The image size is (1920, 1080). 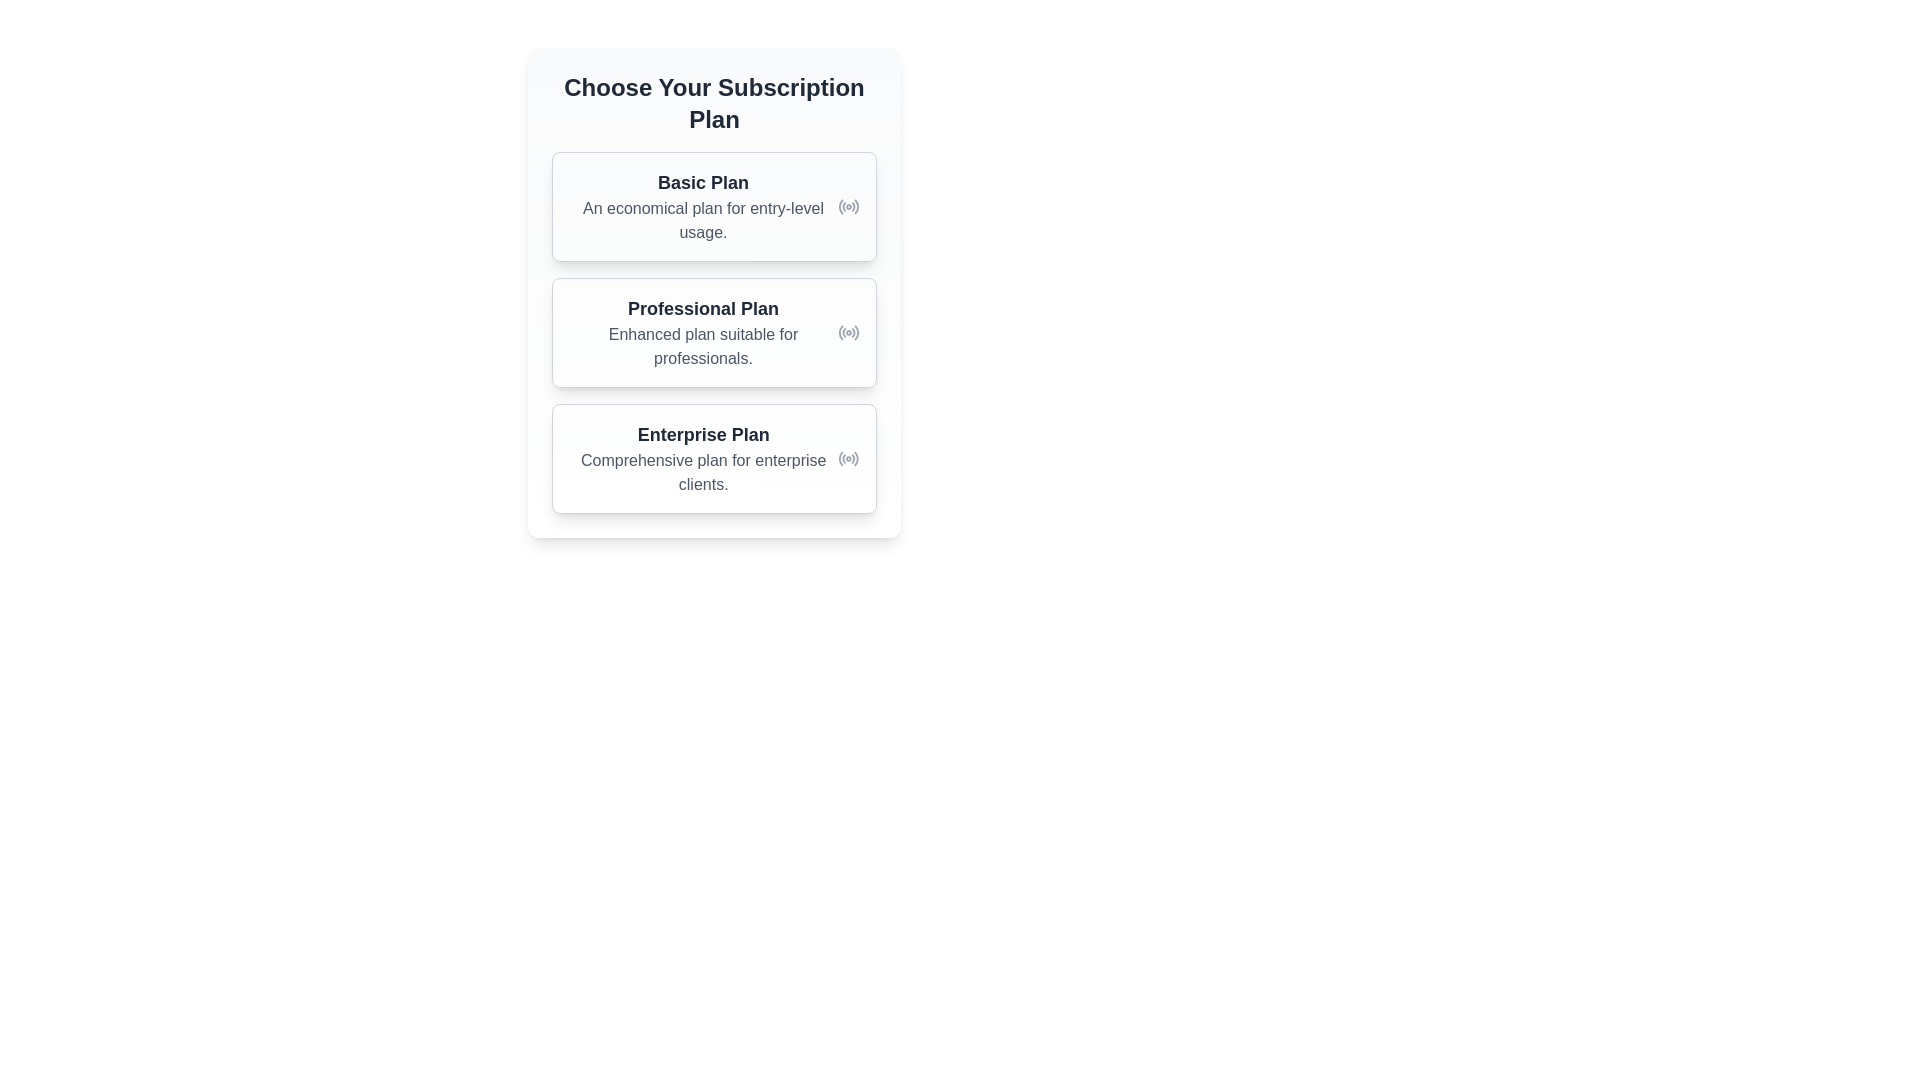 What do you see at coordinates (703, 346) in the screenshot?
I see `the text block that describes the 'Enhanced plan suitable for professionals.' located below the header 'Professional Plan' in the subscription plan listing interface` at bounding box center [703, 346].